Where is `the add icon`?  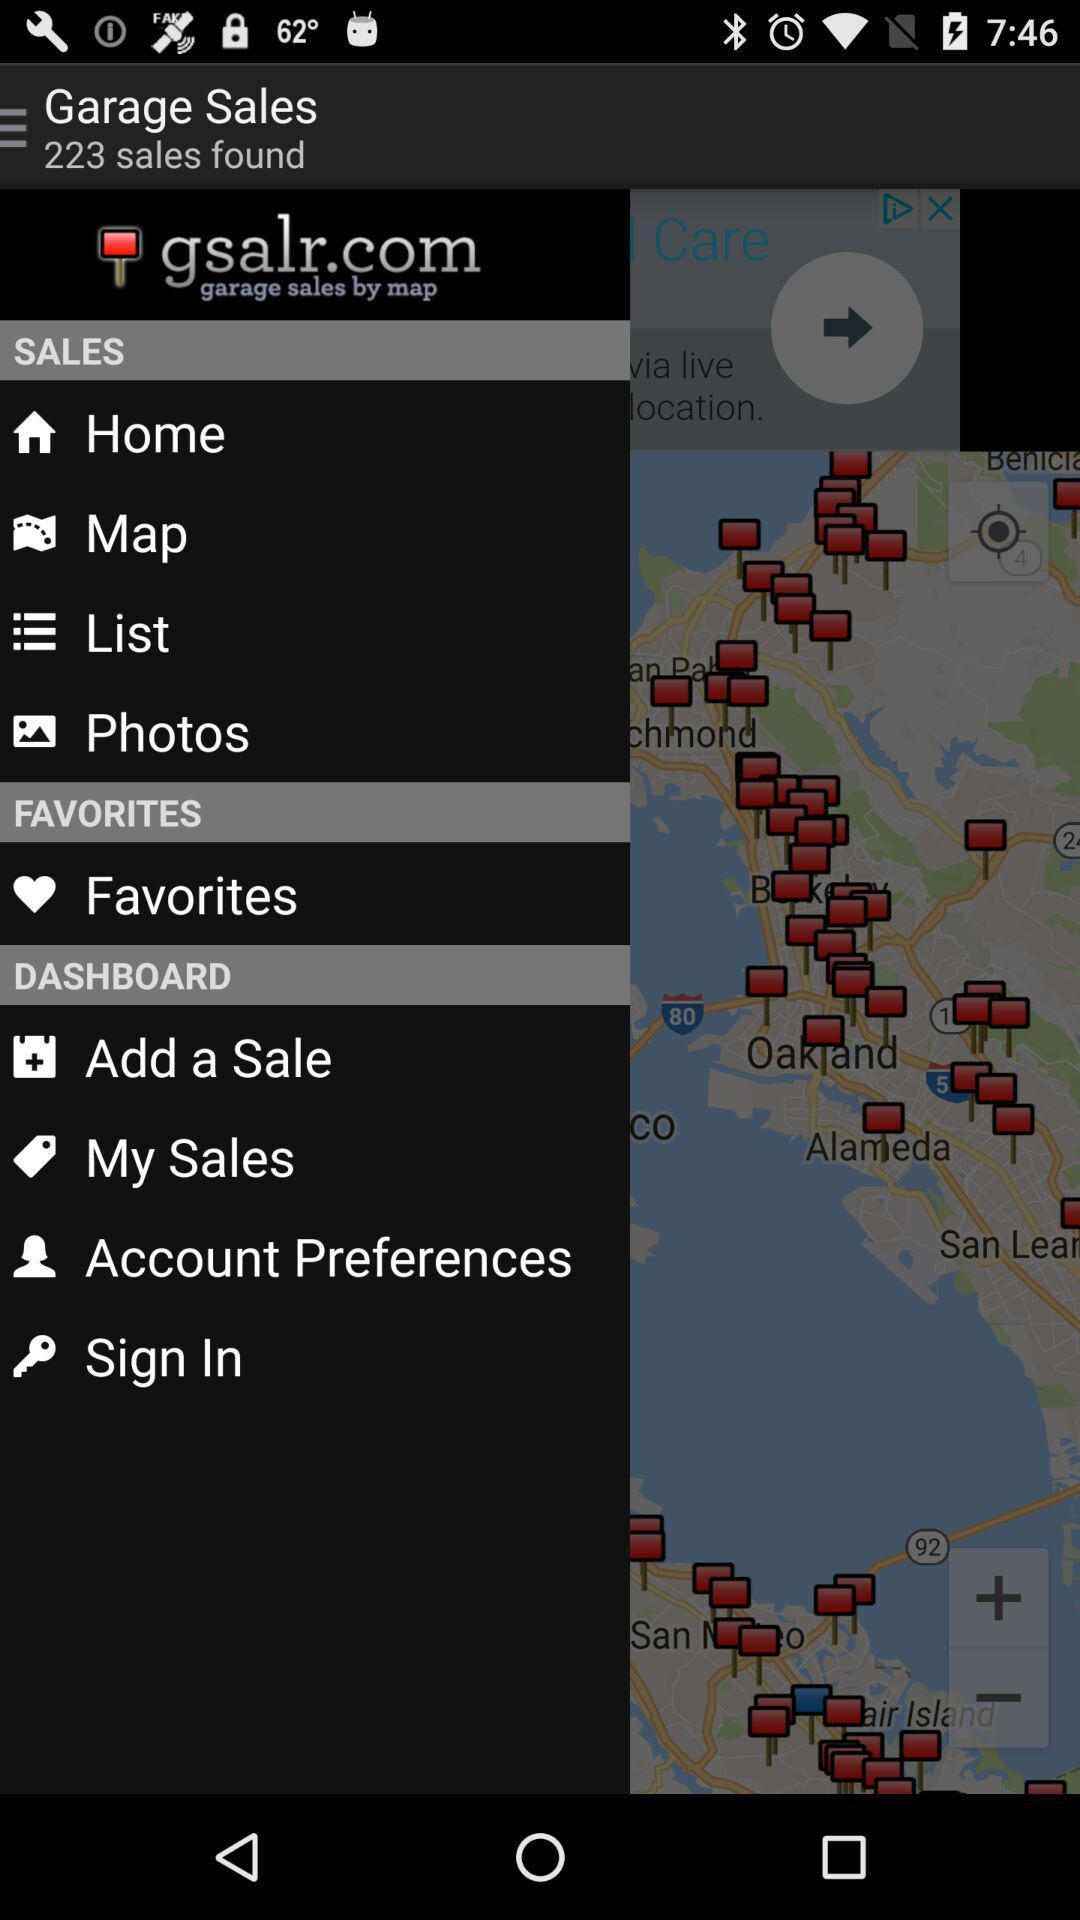
the add icon is located at coordinates (998, 1707).